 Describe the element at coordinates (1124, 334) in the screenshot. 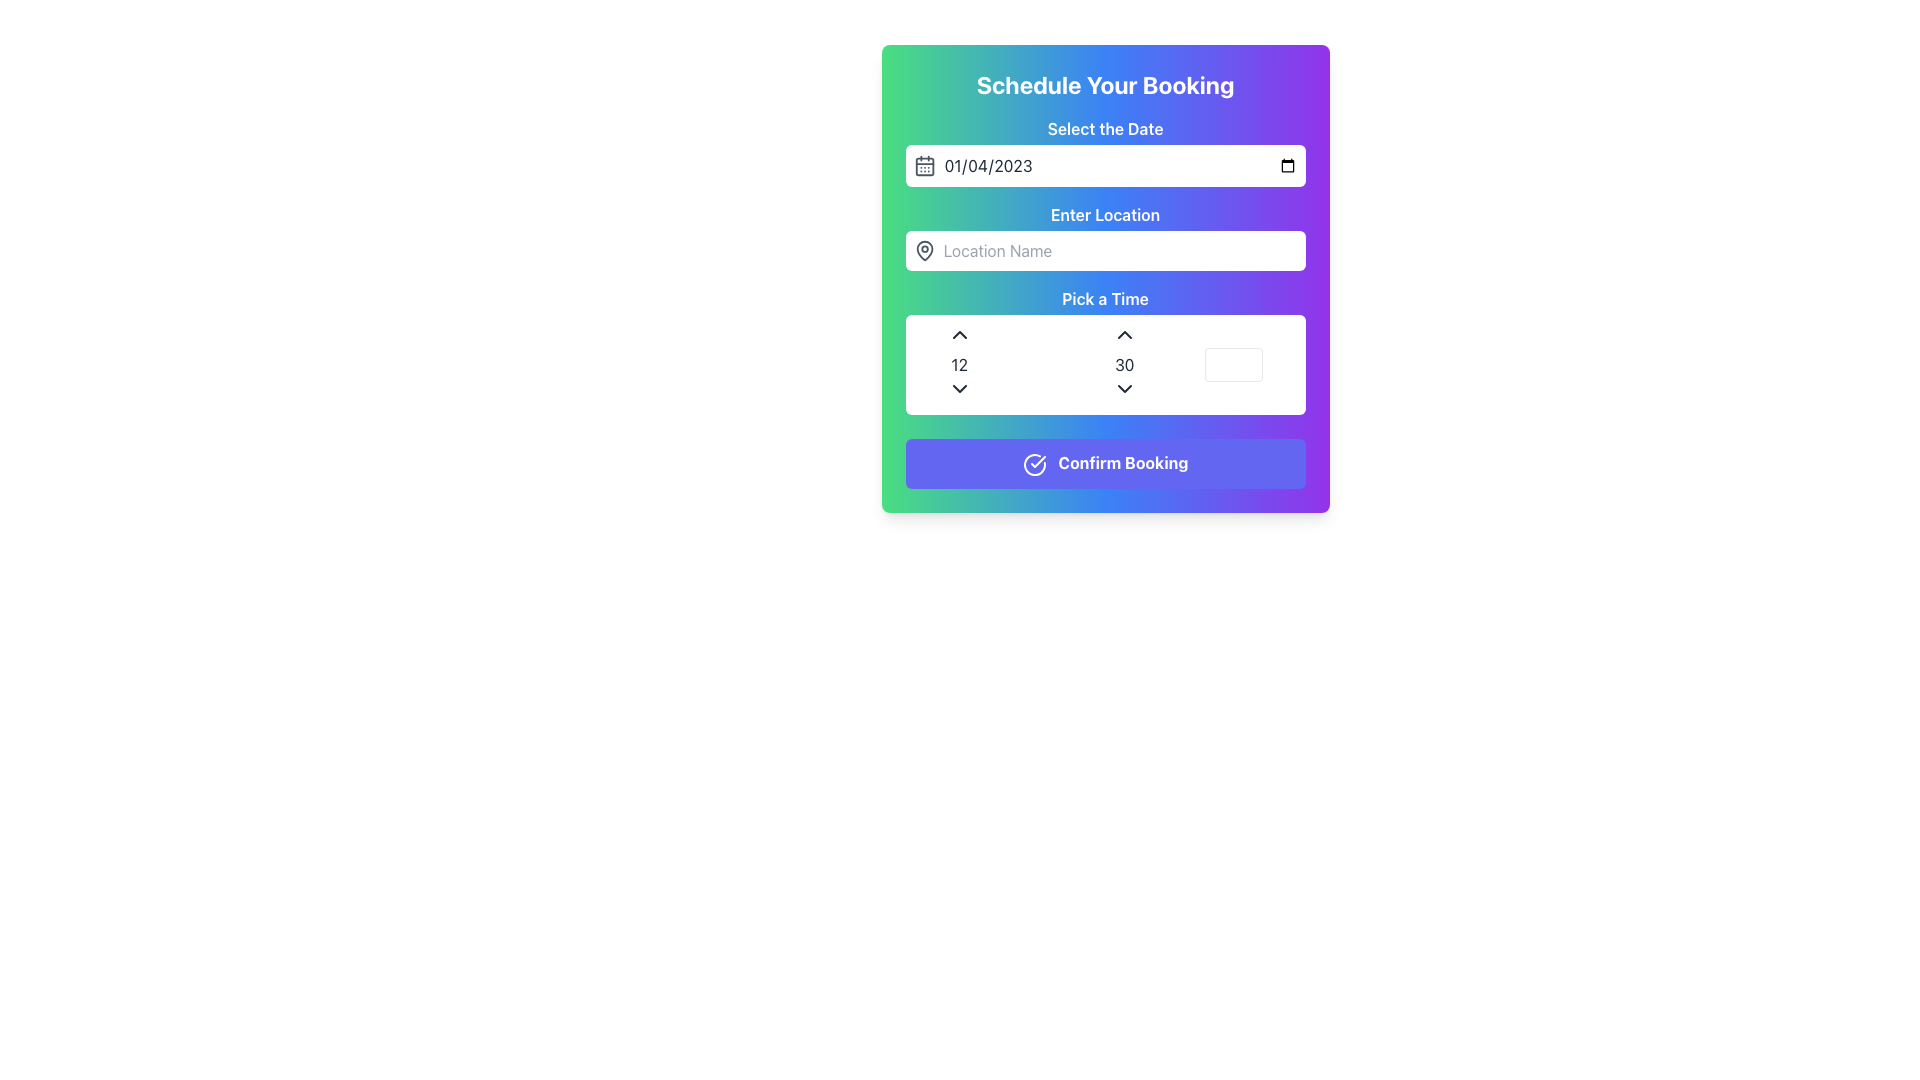

I see `the chevron button that increments the time value from '30' in the time selection interface, located above the number '30' and below the heading 'Pick a Time'` at that location.